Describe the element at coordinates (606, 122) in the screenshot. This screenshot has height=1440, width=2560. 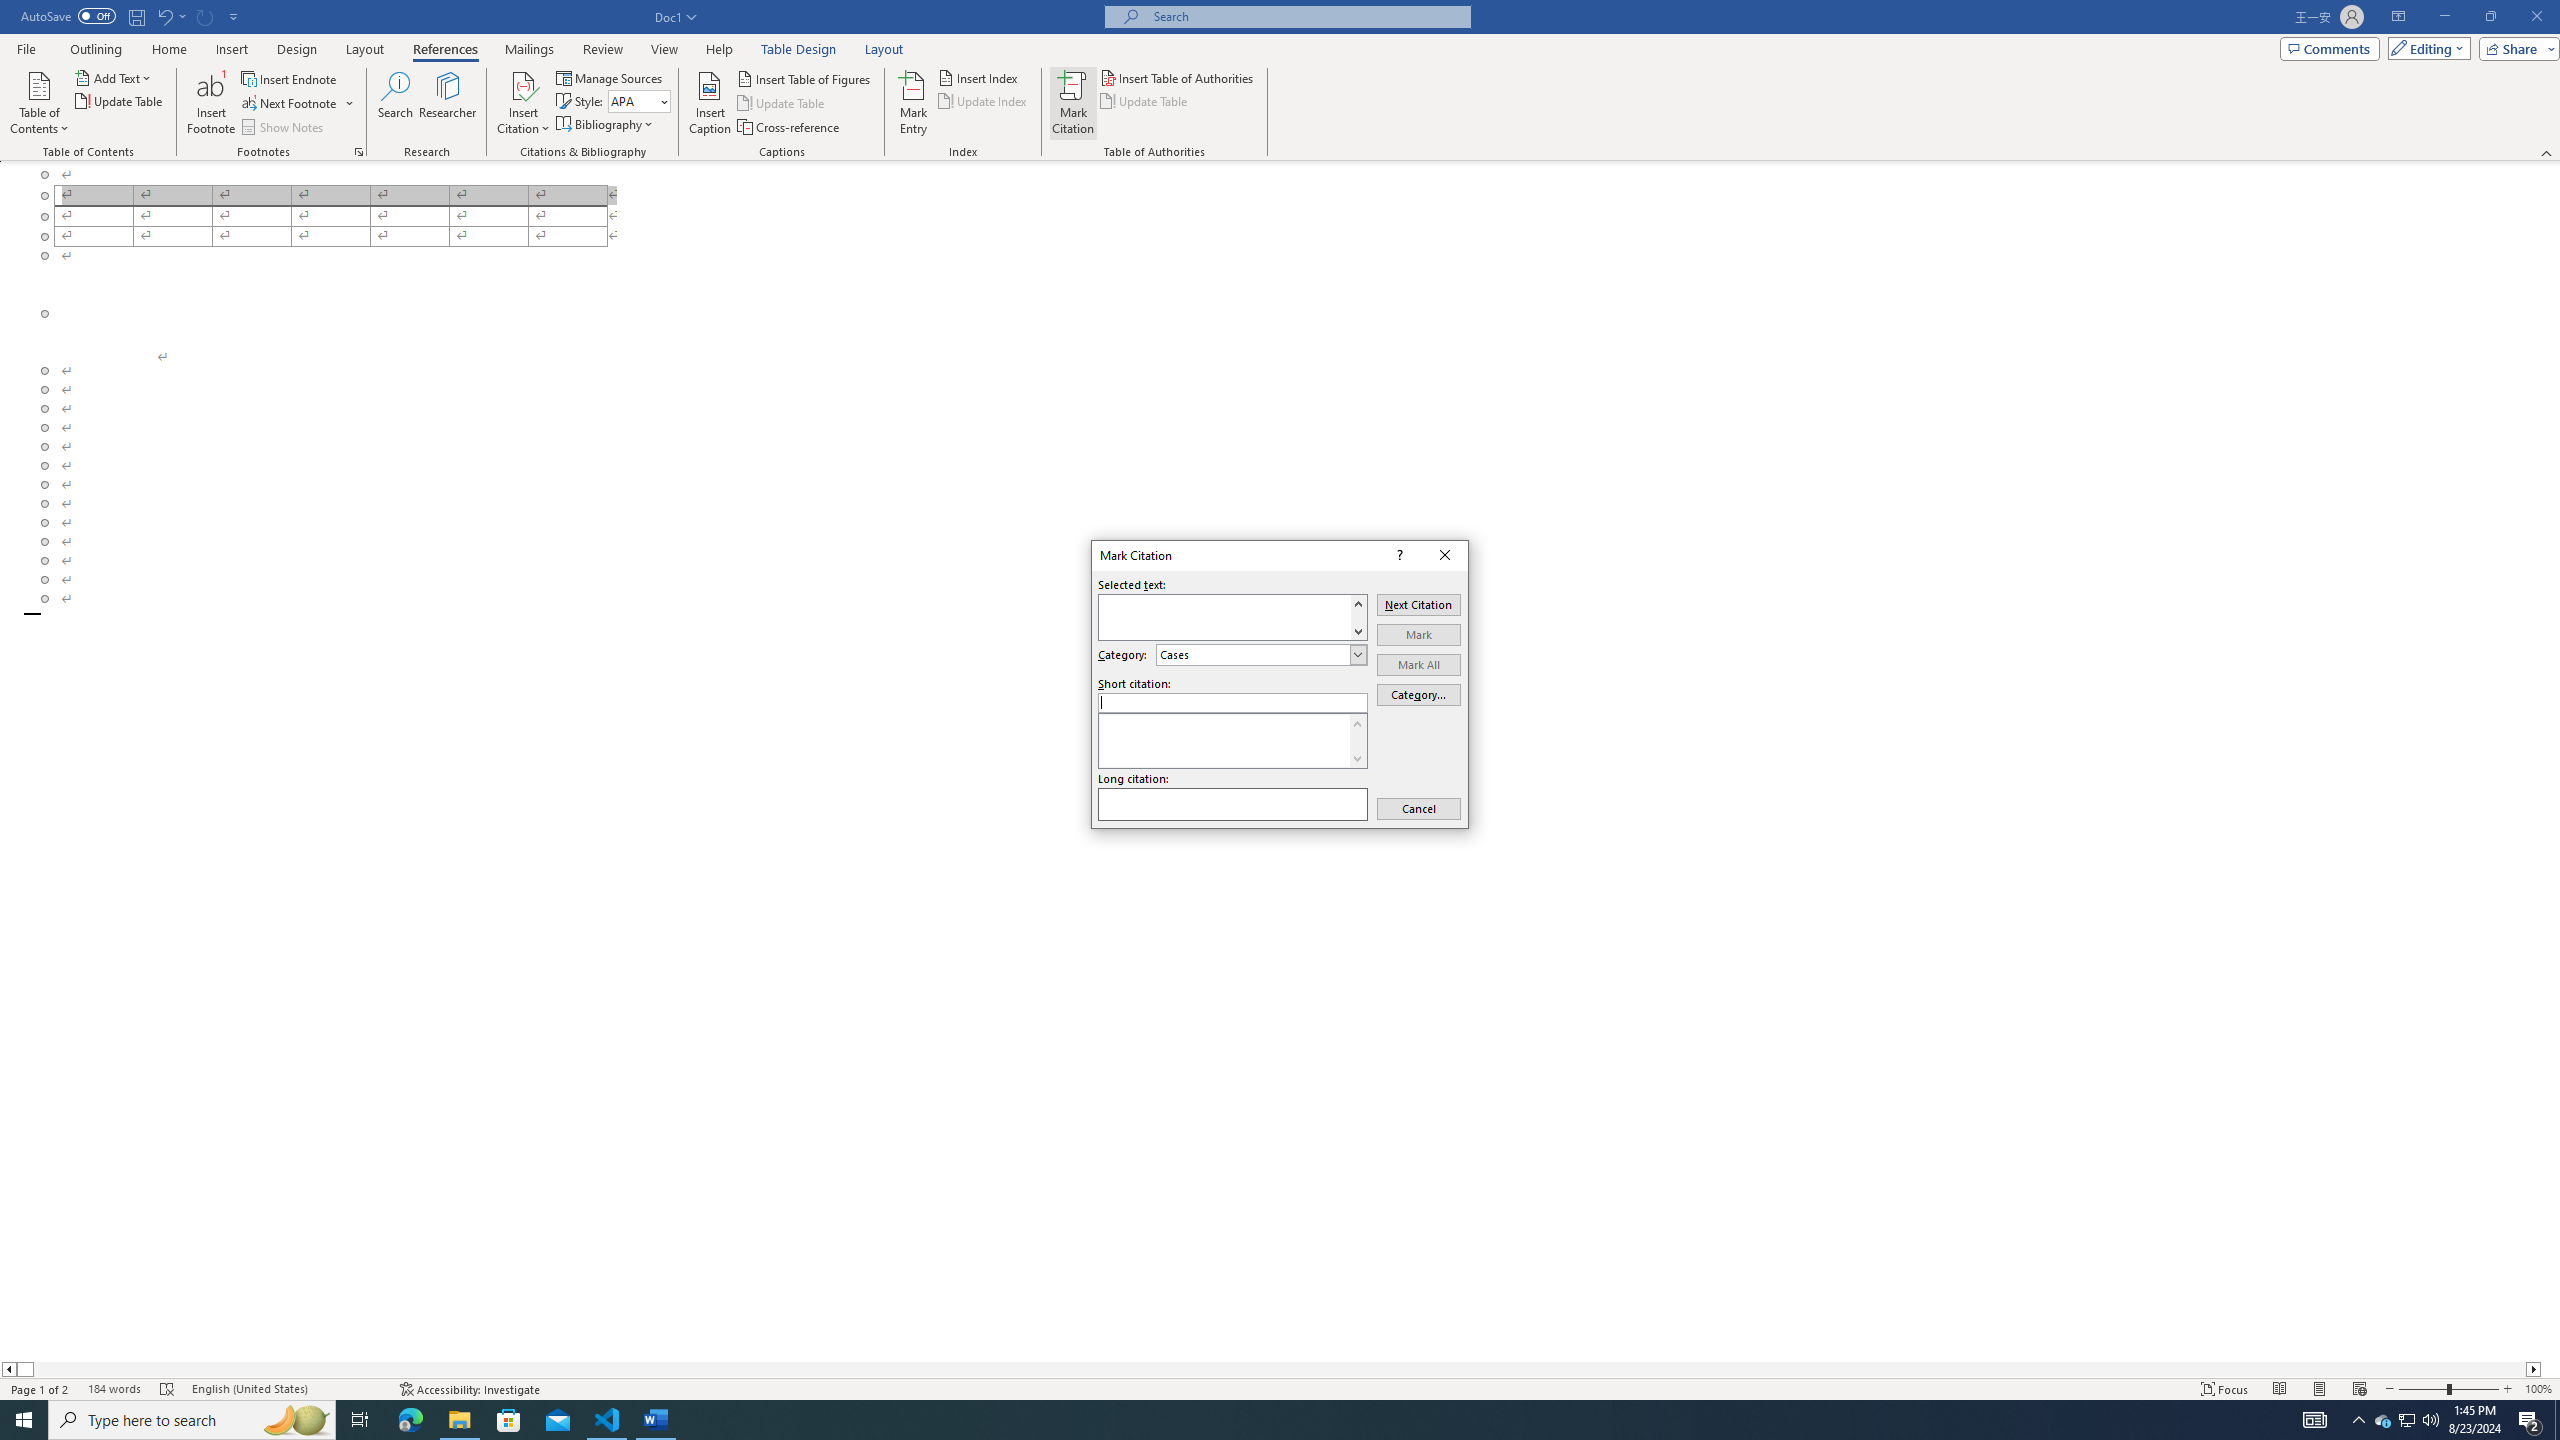
I see `'Bibliography'` at that location.